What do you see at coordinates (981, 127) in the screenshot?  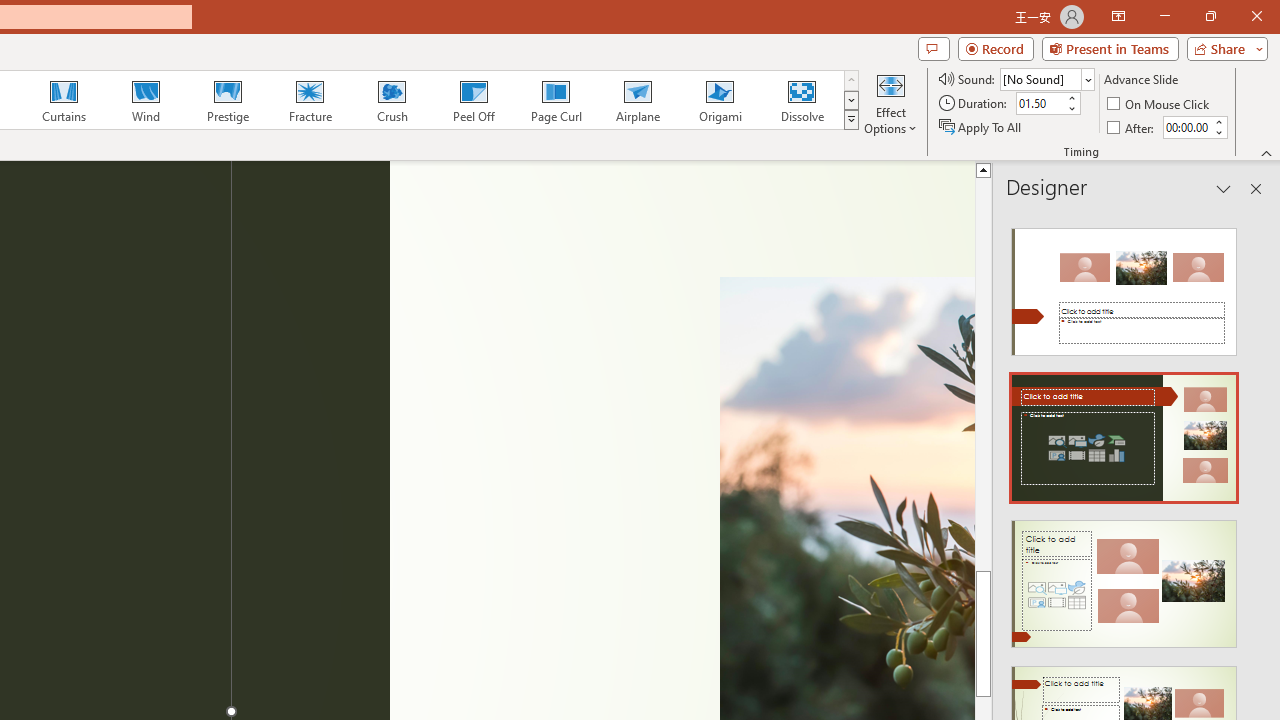 I see `'Apply To All'` at bounding box center [981, 127].